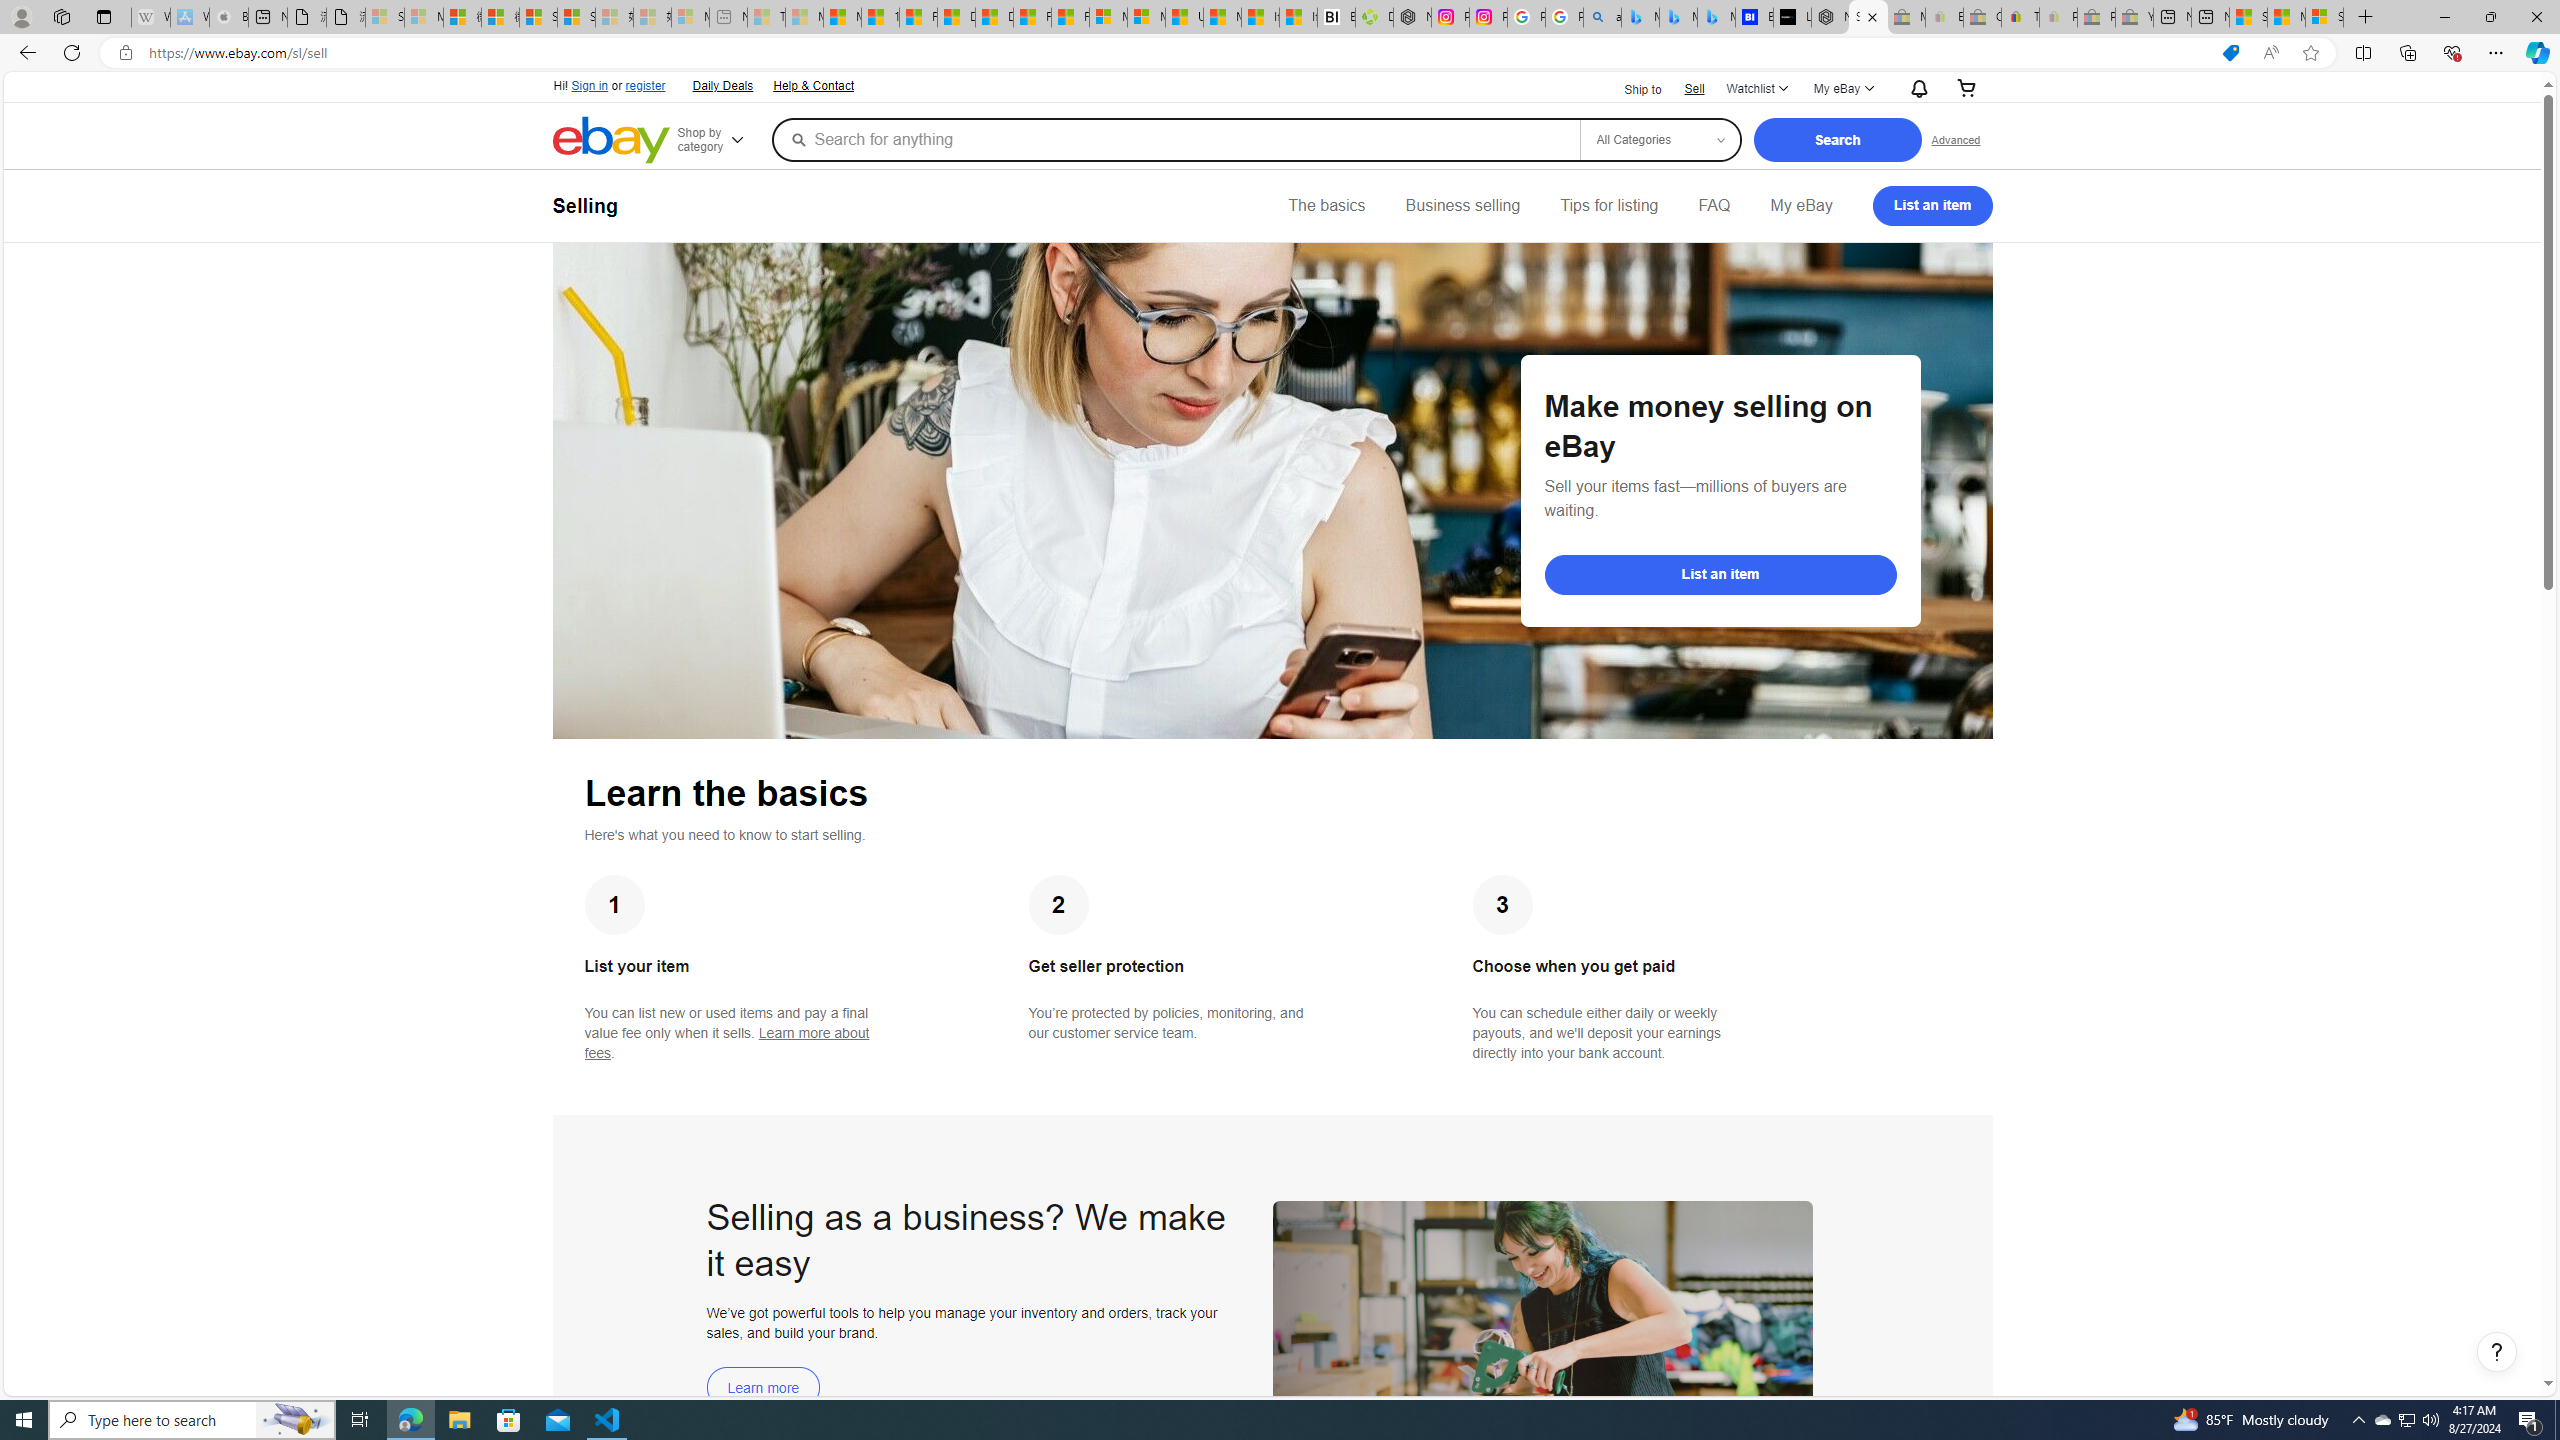  Describe the element at coordinates (811, 84) in the screenshot. I see `'Help & Contact'` at that location.